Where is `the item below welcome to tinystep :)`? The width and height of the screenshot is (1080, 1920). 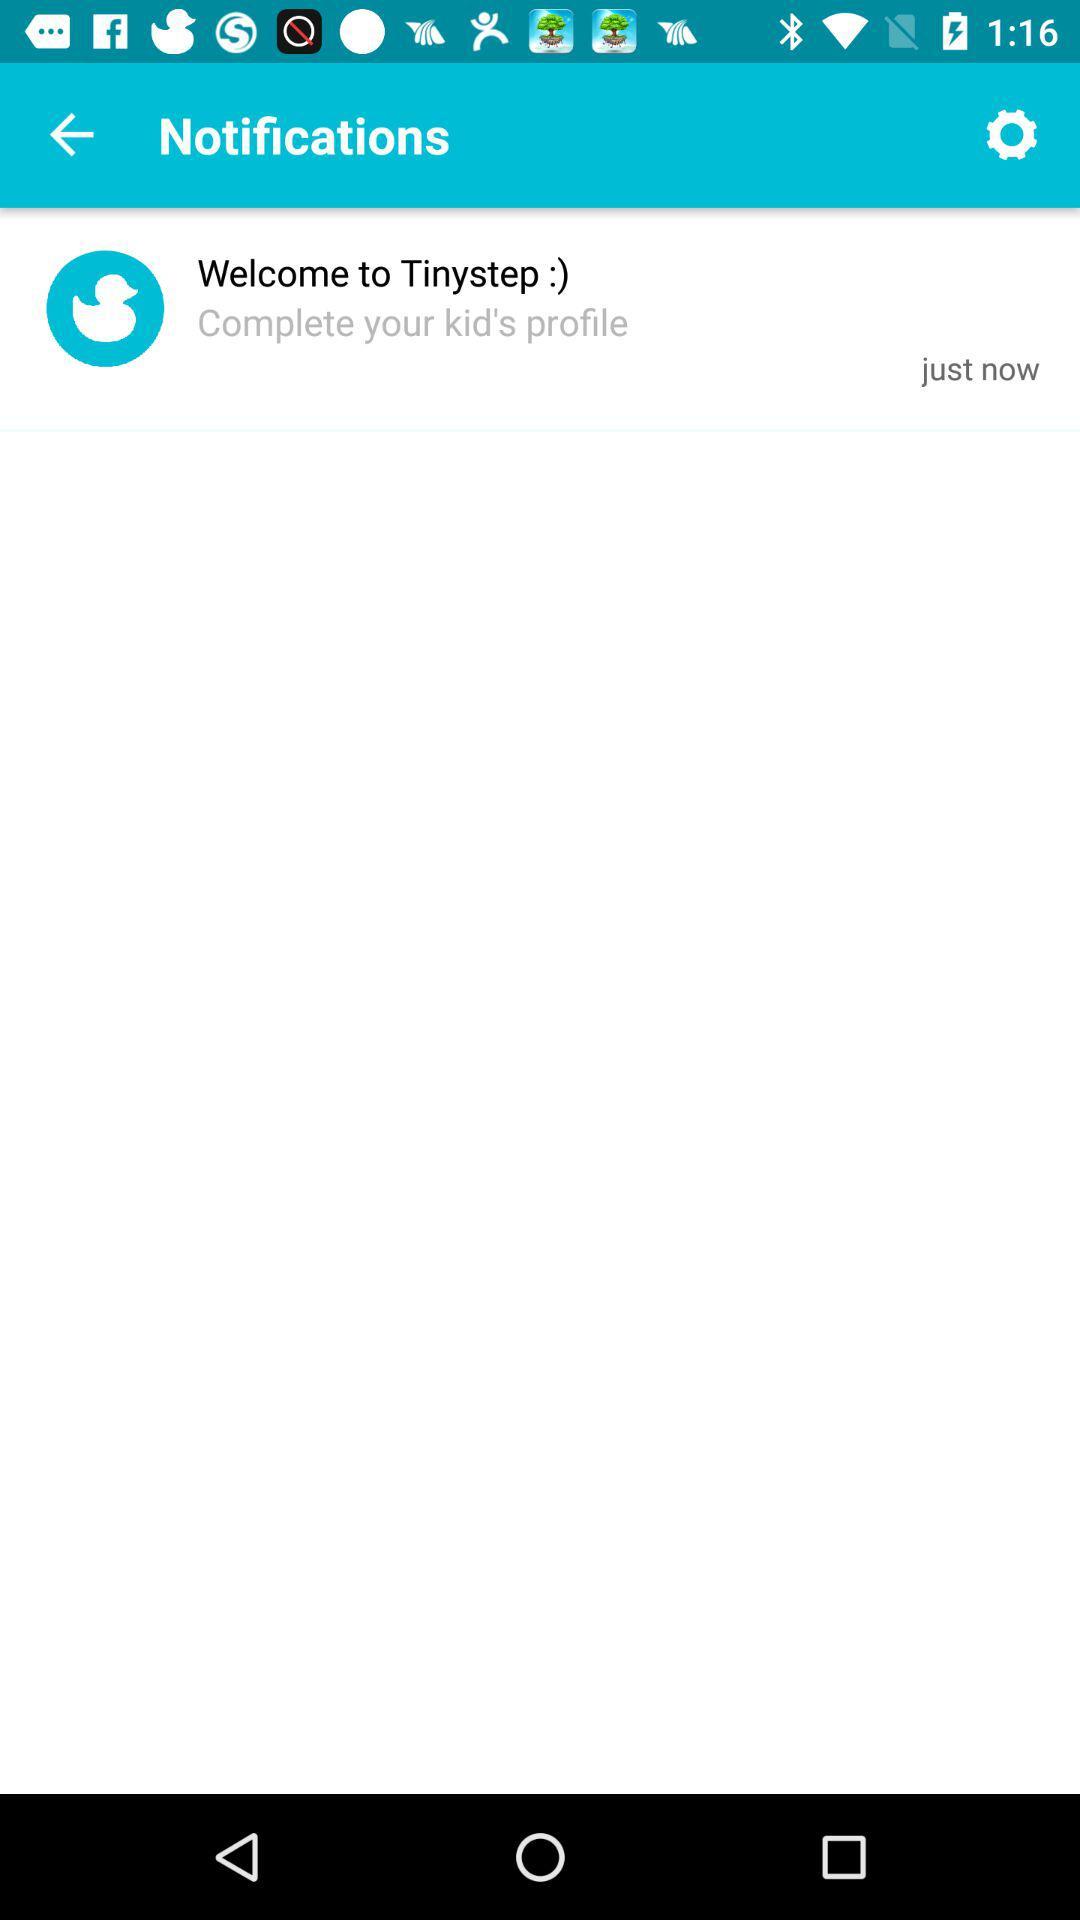 the item below welcome to tinystep :) is located at coordinates (411, 321).